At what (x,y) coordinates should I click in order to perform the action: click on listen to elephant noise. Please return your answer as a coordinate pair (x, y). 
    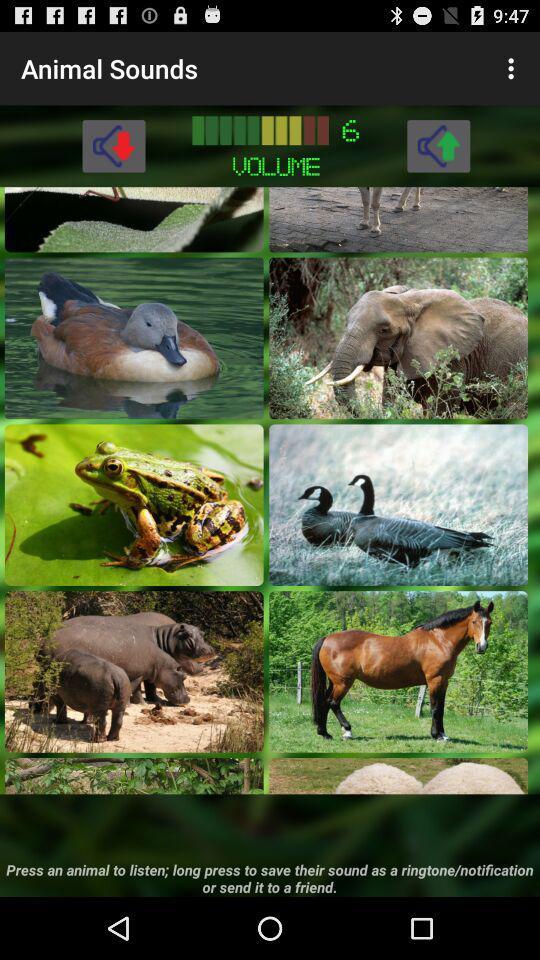
    Looking at the image, I should click on (398, 338).